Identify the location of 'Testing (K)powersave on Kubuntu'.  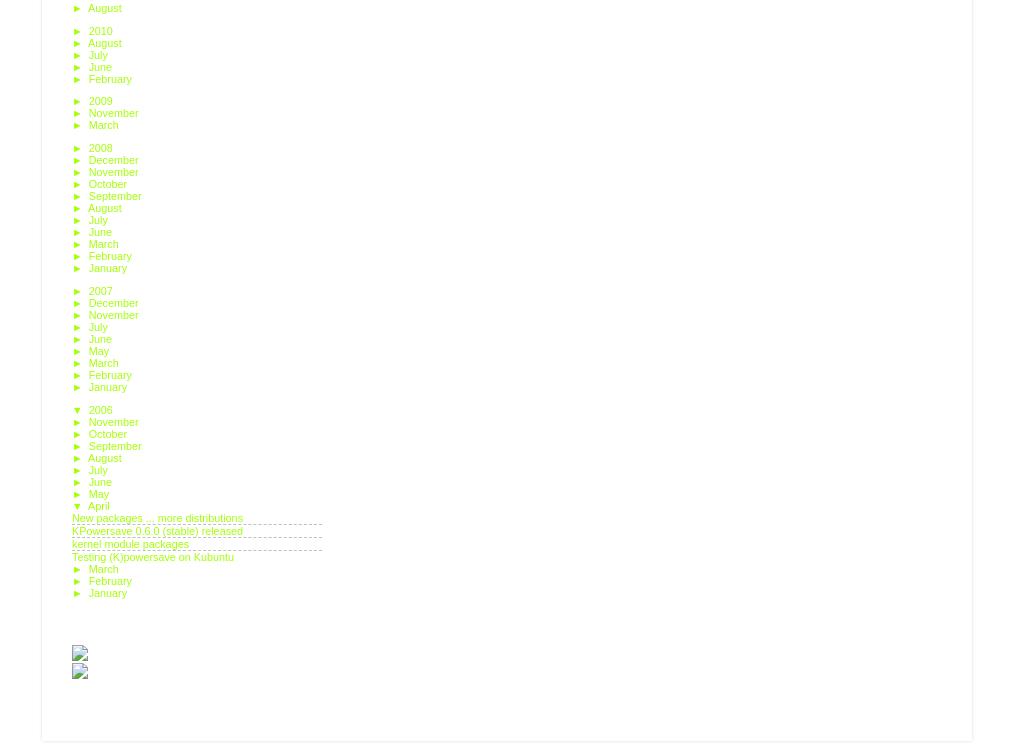
(153, 554).